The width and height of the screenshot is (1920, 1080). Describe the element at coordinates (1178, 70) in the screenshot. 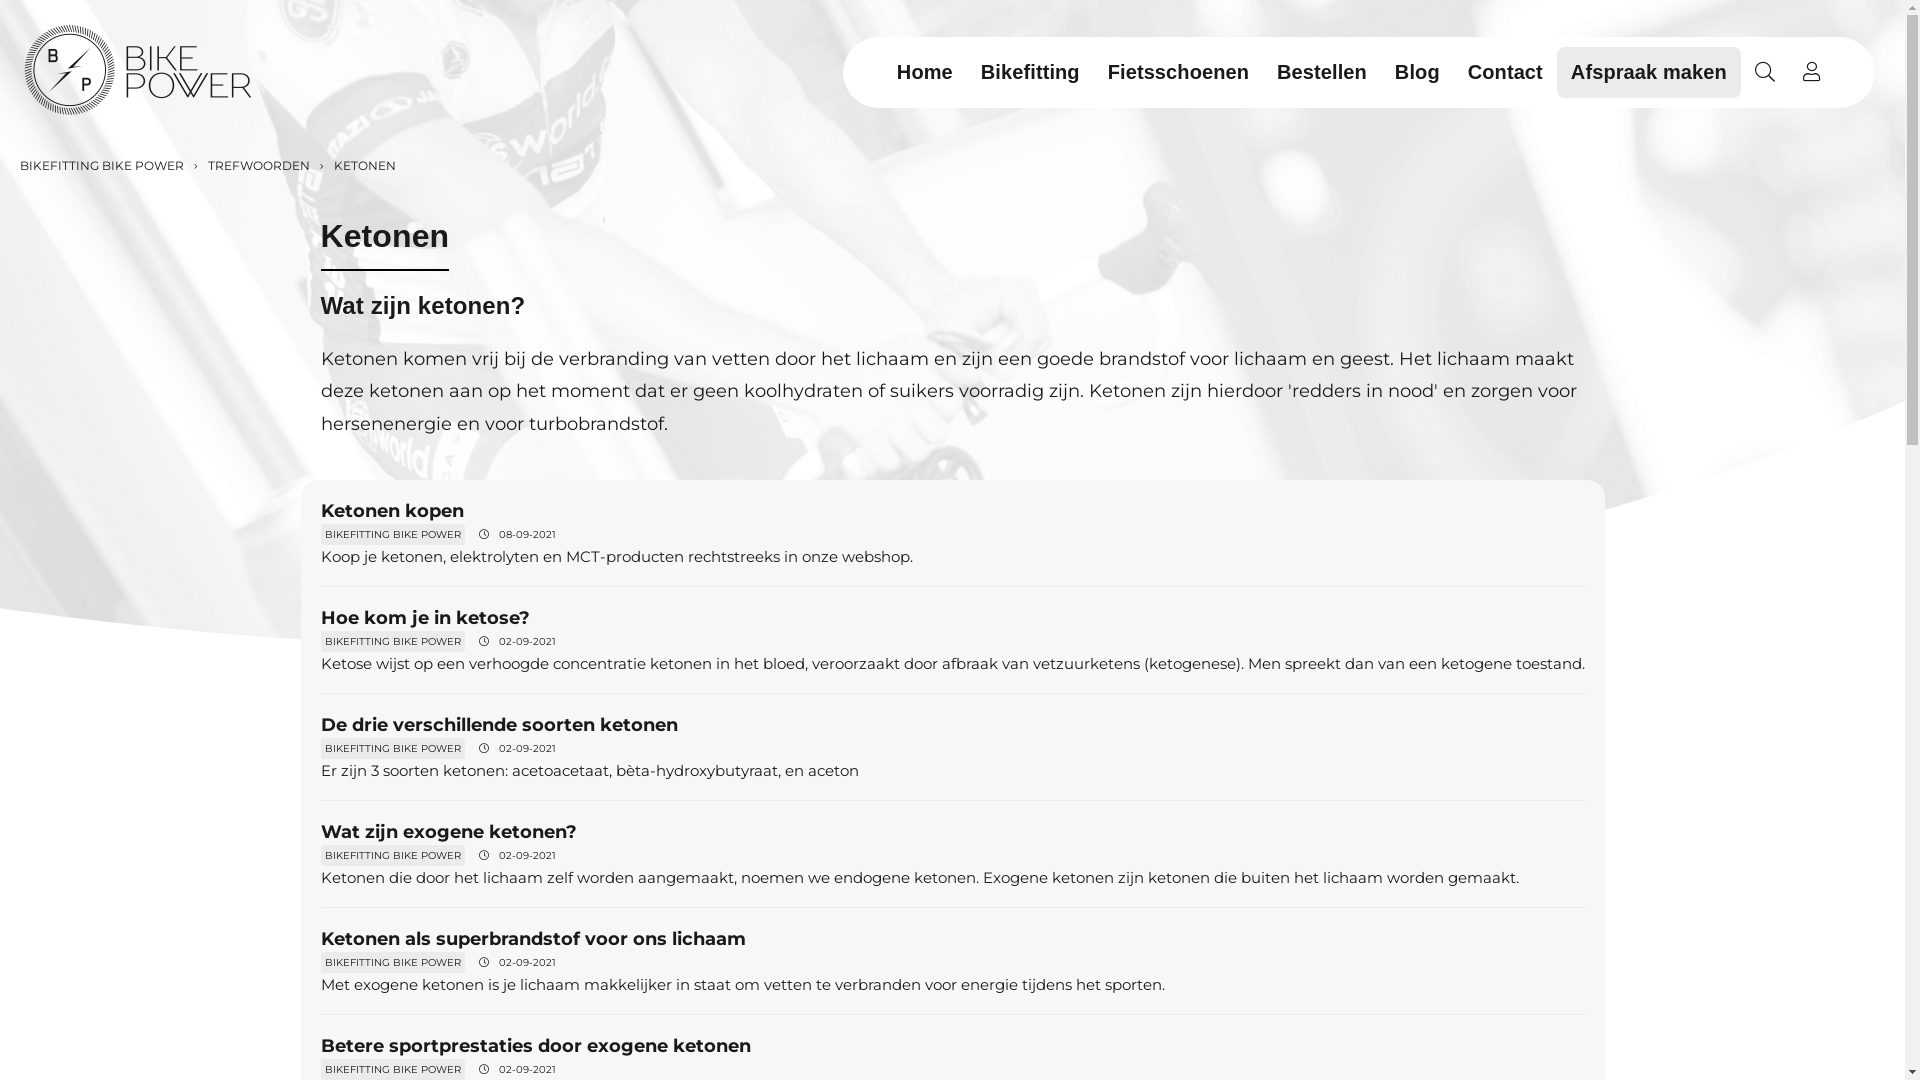

I see `'Fietsschoenen'` at that location.